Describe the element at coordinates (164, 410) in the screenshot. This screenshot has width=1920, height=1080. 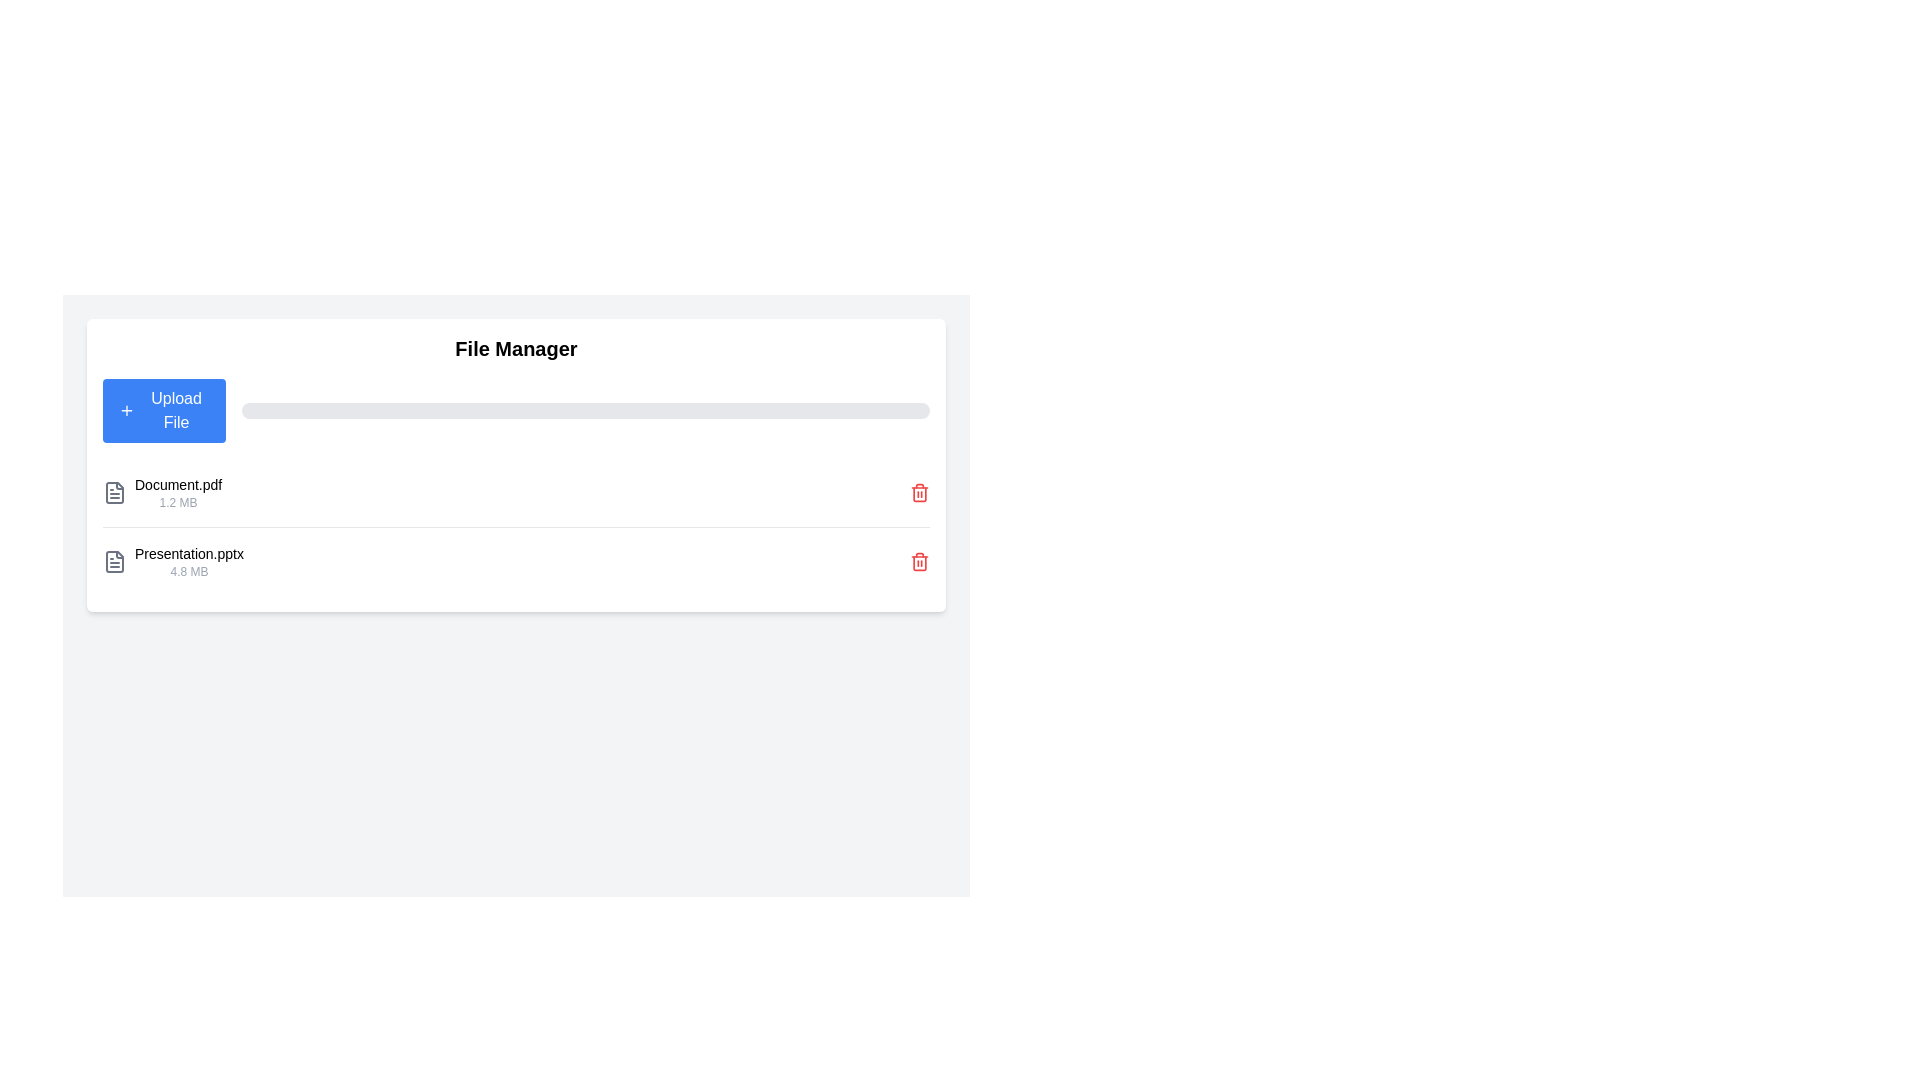
I see `the button with a blue background and white text that reads 'Upload File', which has rounded corners and a plus icon` at that location.